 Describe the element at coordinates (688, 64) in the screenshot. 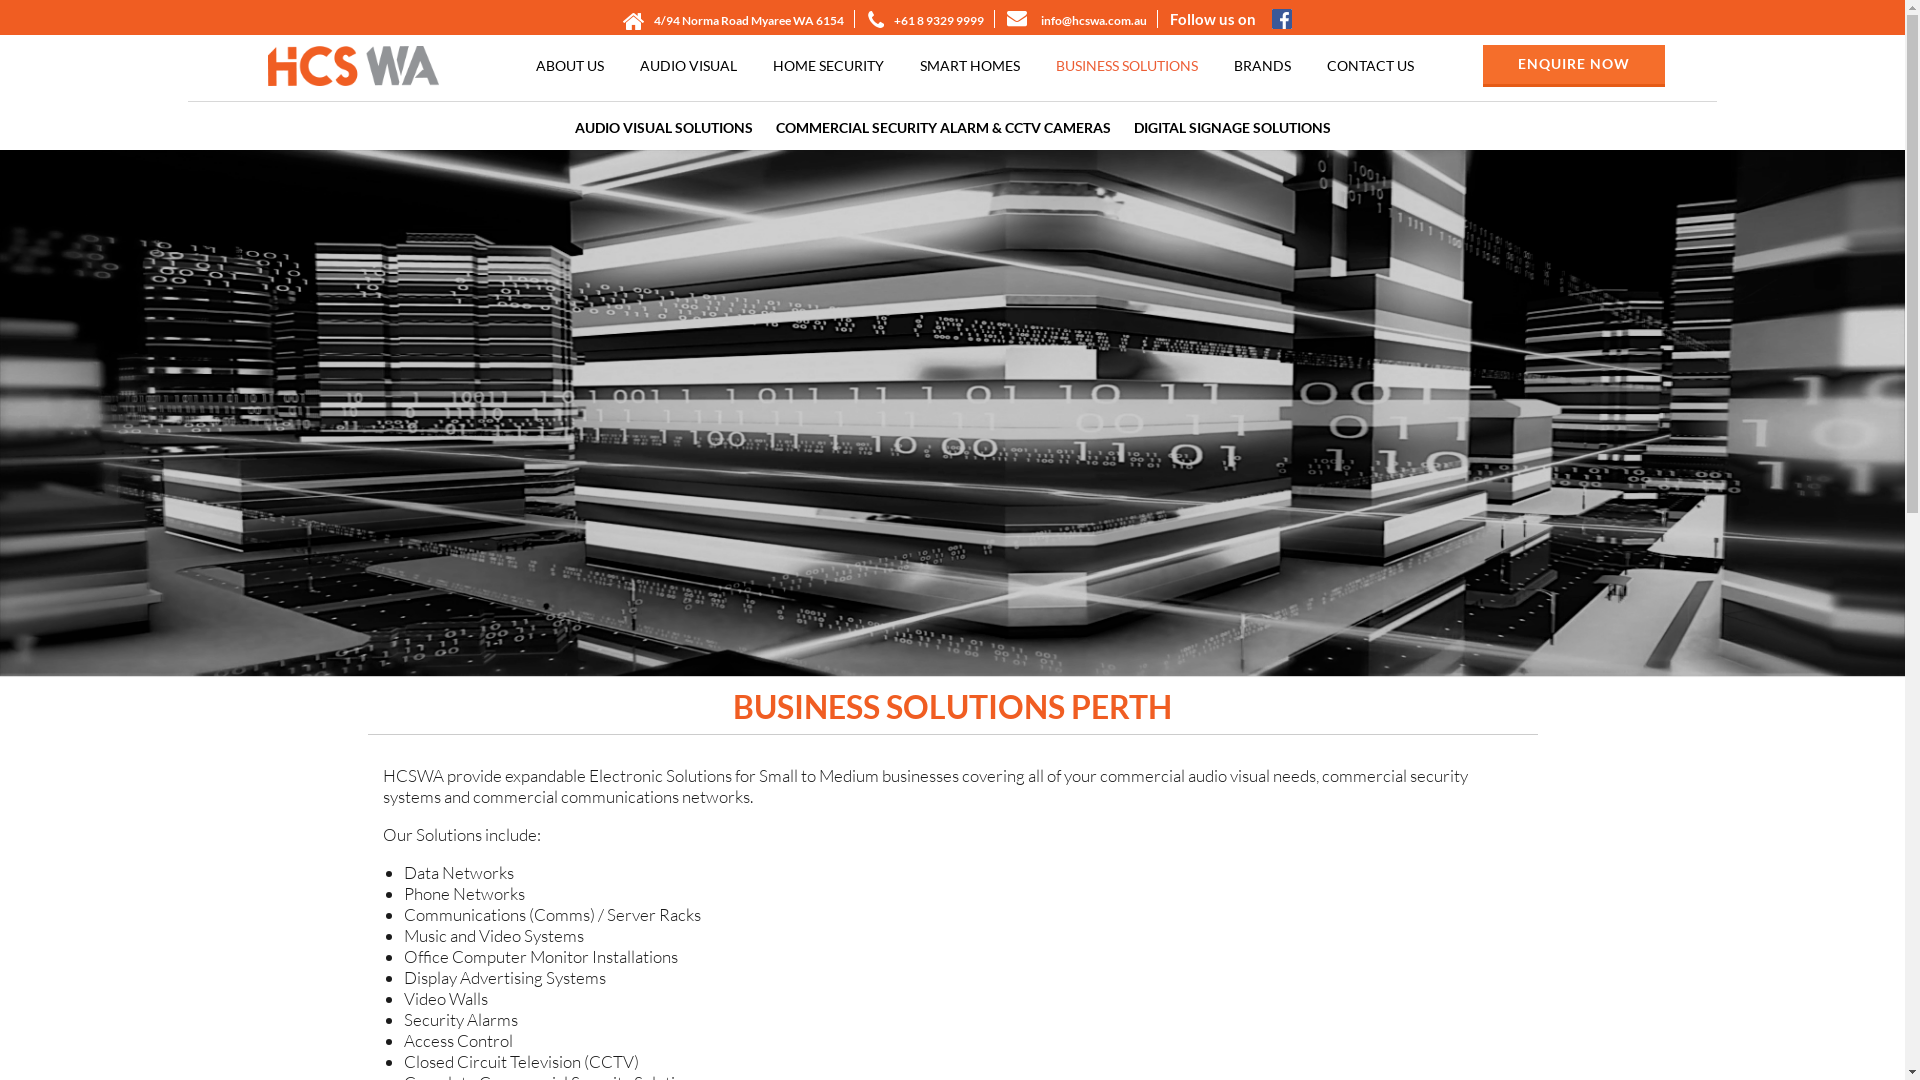

I see `'AUDIO VISUAL'` at that location.